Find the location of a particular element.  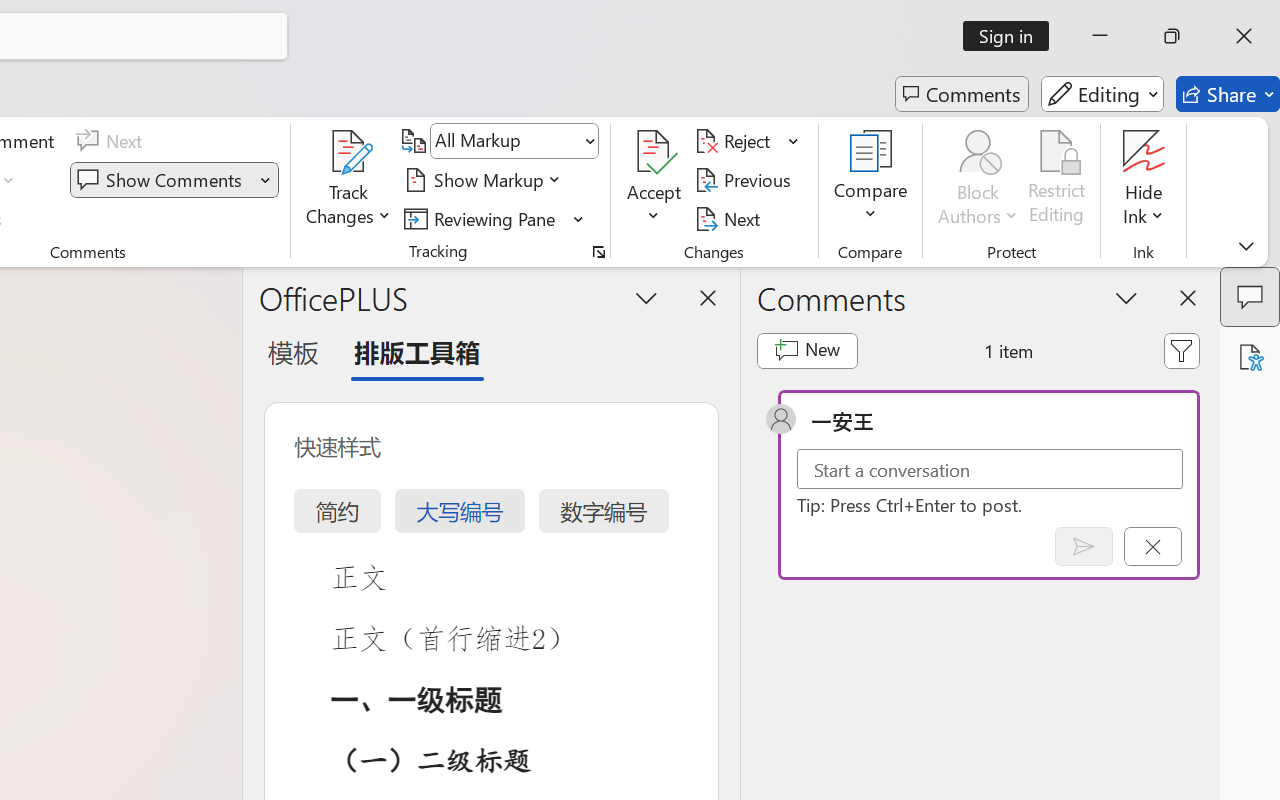

'Next' is located at coordinates (729, 218).